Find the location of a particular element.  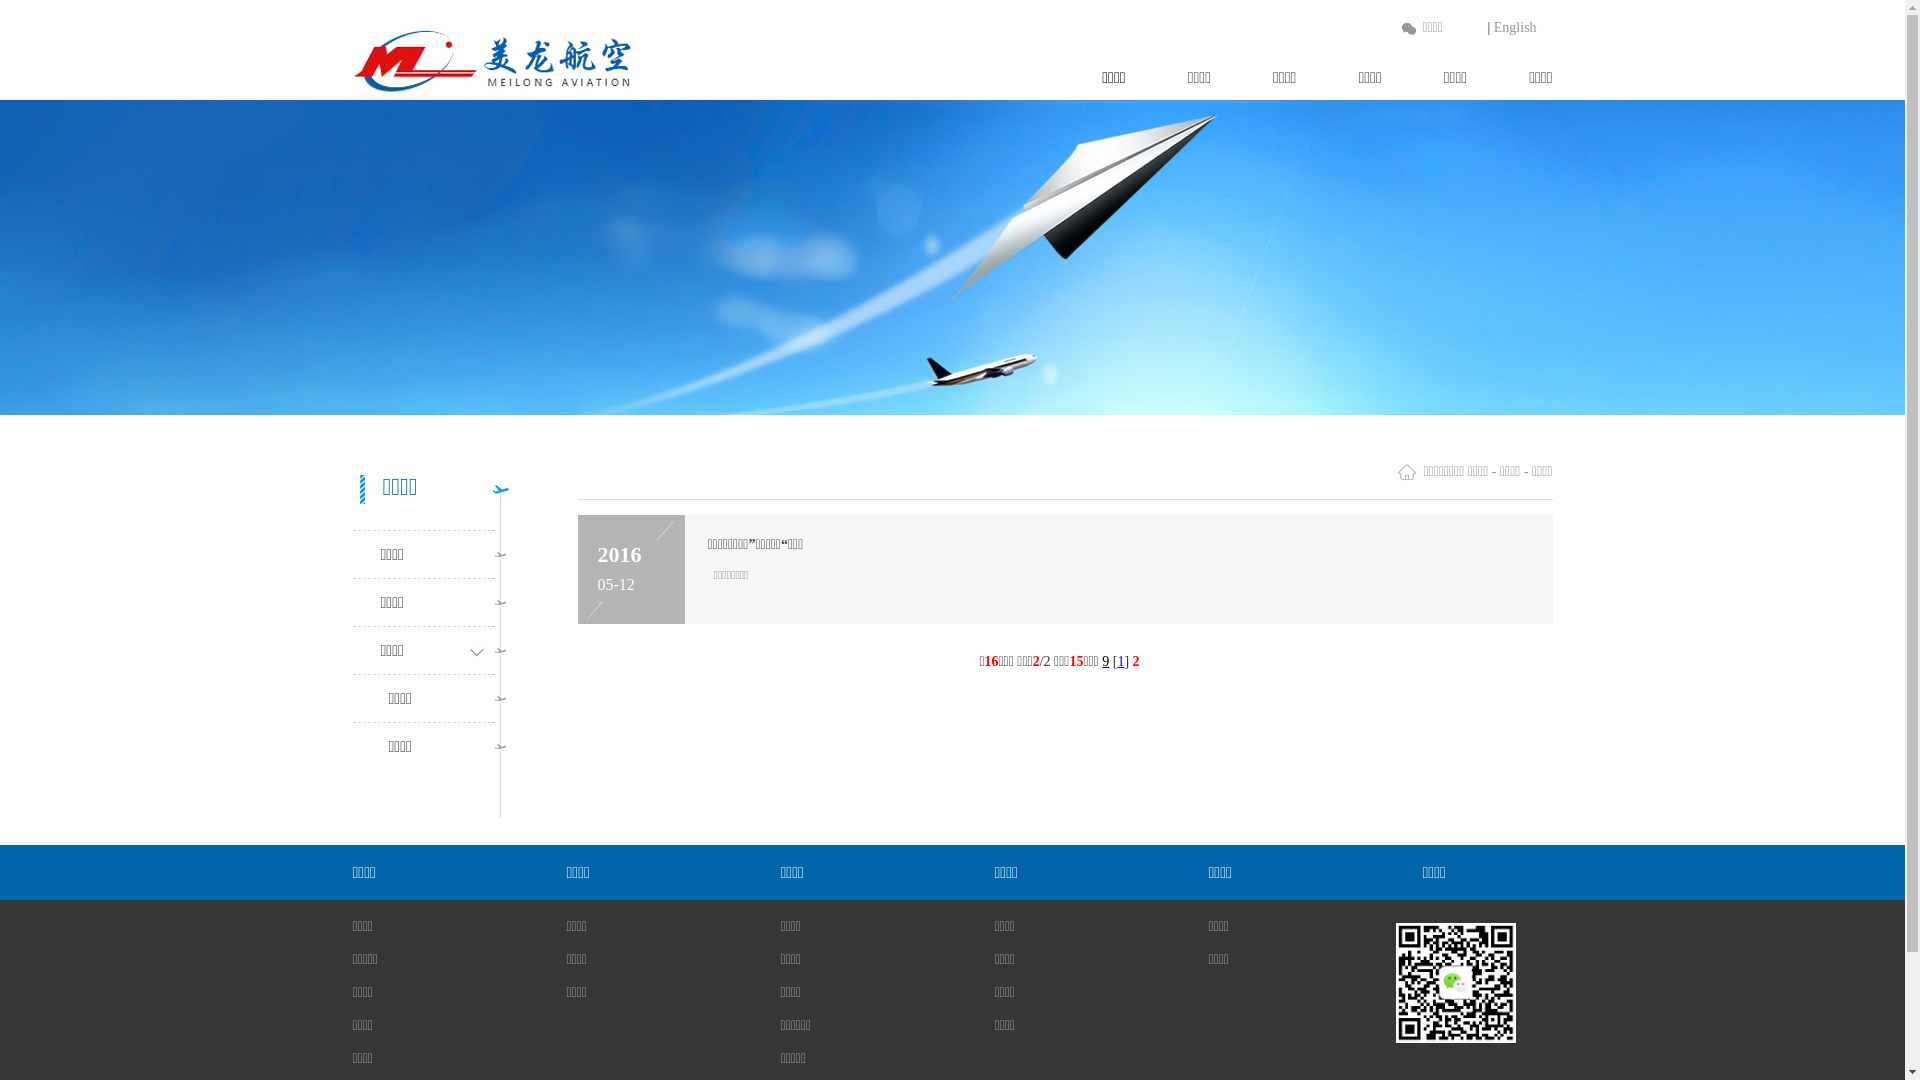

'9' is located at coordinates (1104, 661).